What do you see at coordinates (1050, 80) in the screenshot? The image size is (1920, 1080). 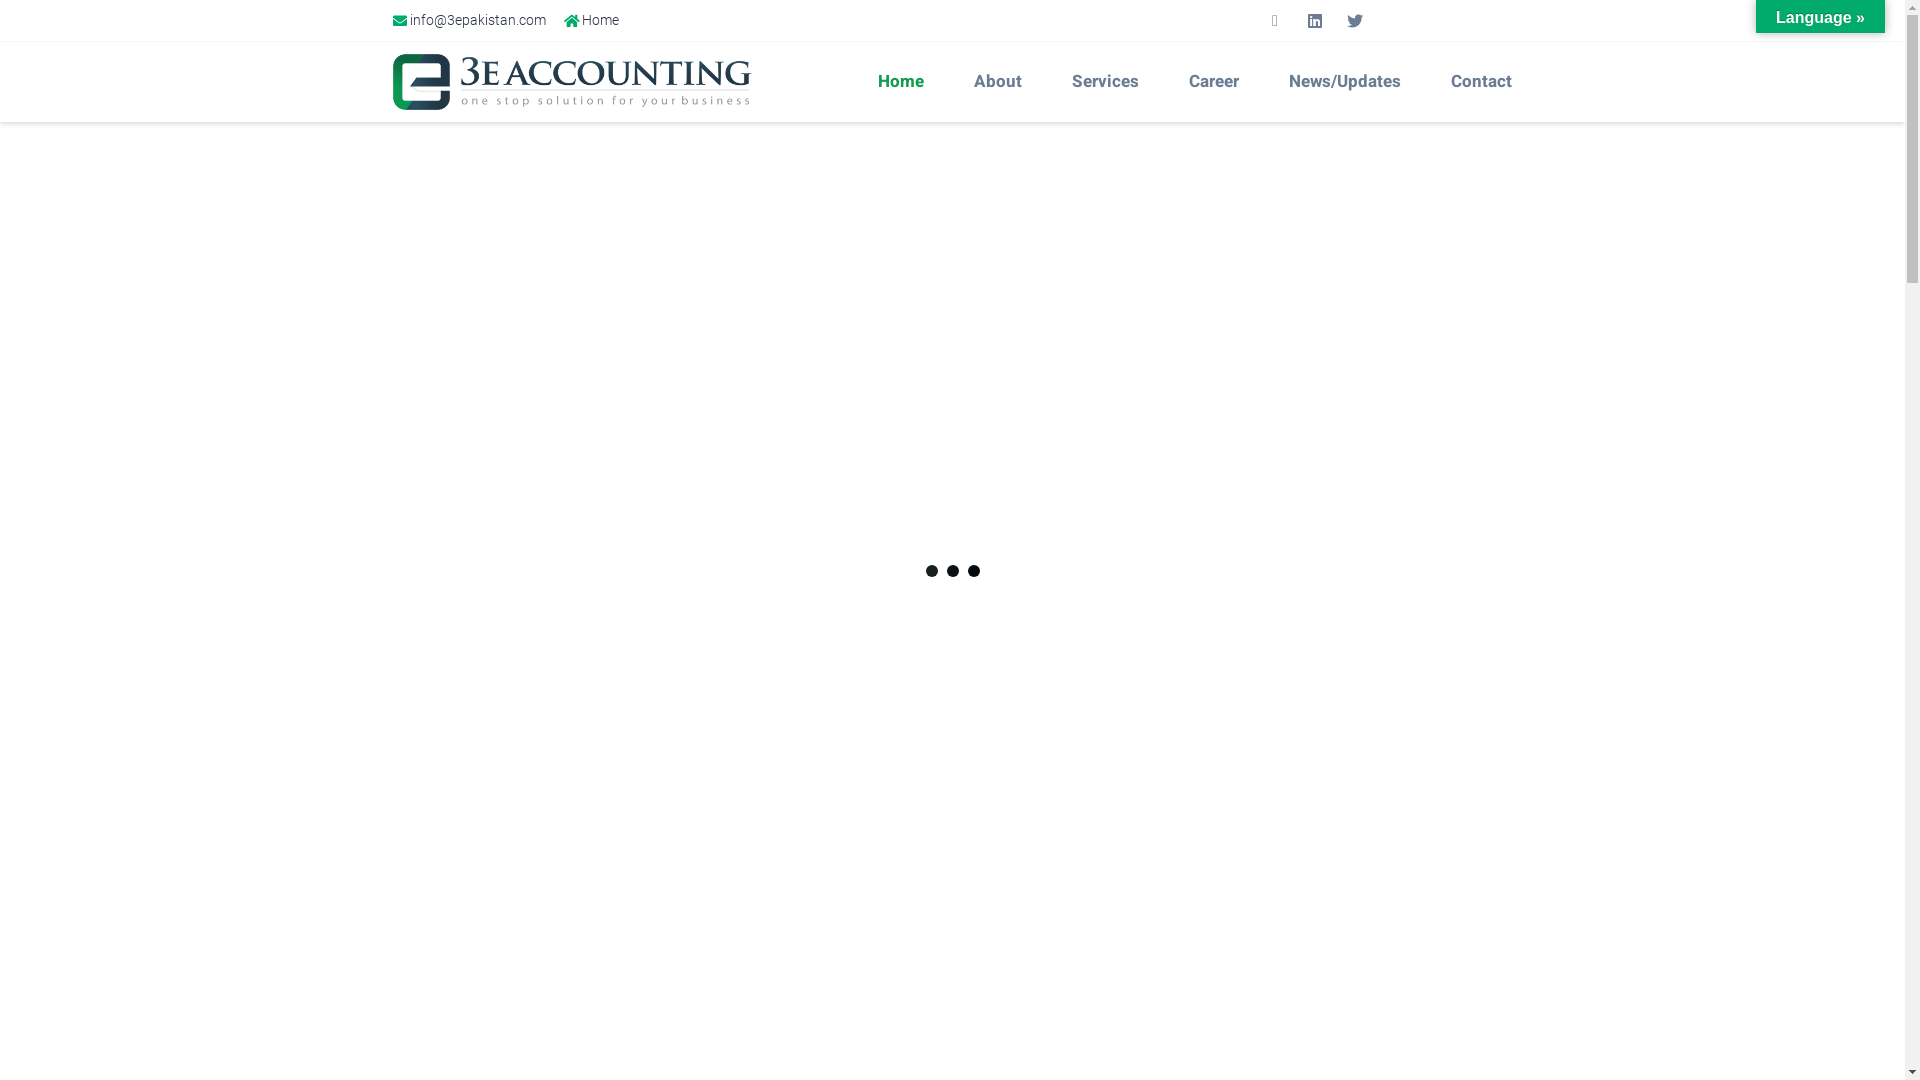 I see `'Services'` at bounding box center [1050, 80].